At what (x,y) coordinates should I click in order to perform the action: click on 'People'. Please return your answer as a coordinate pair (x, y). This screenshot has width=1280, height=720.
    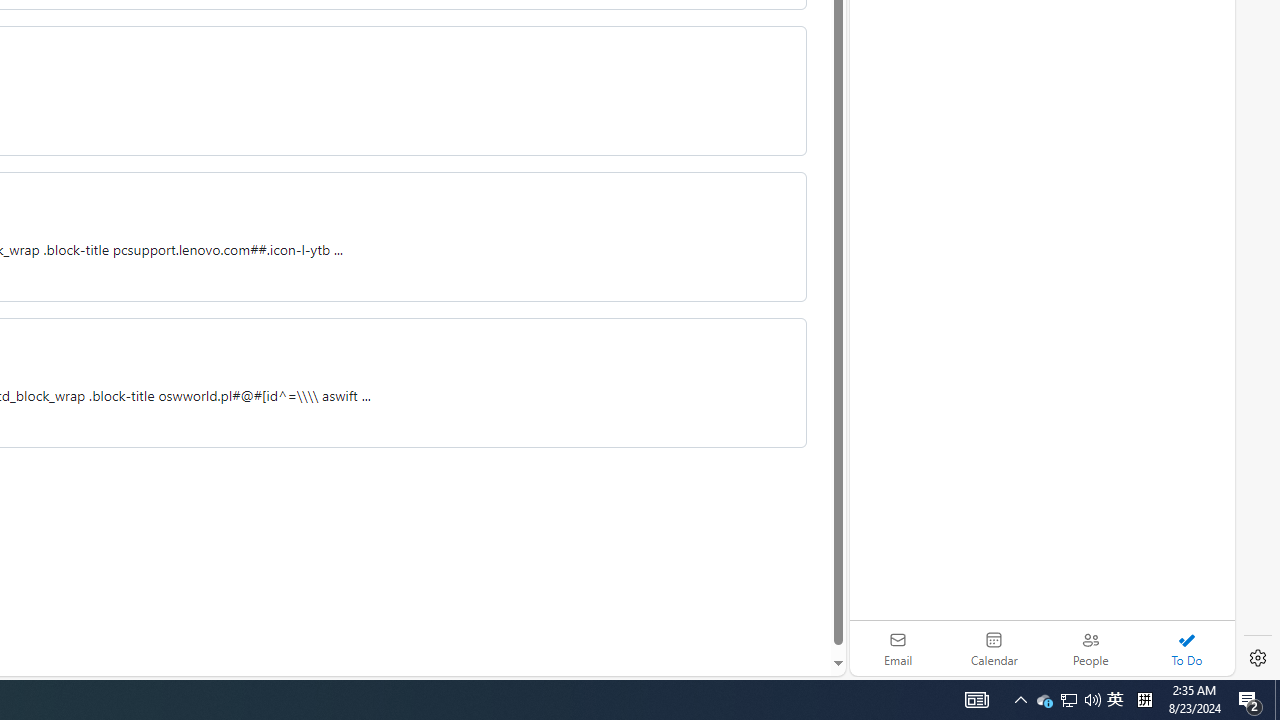
    Looking at the image, I should click on (1089, 648).